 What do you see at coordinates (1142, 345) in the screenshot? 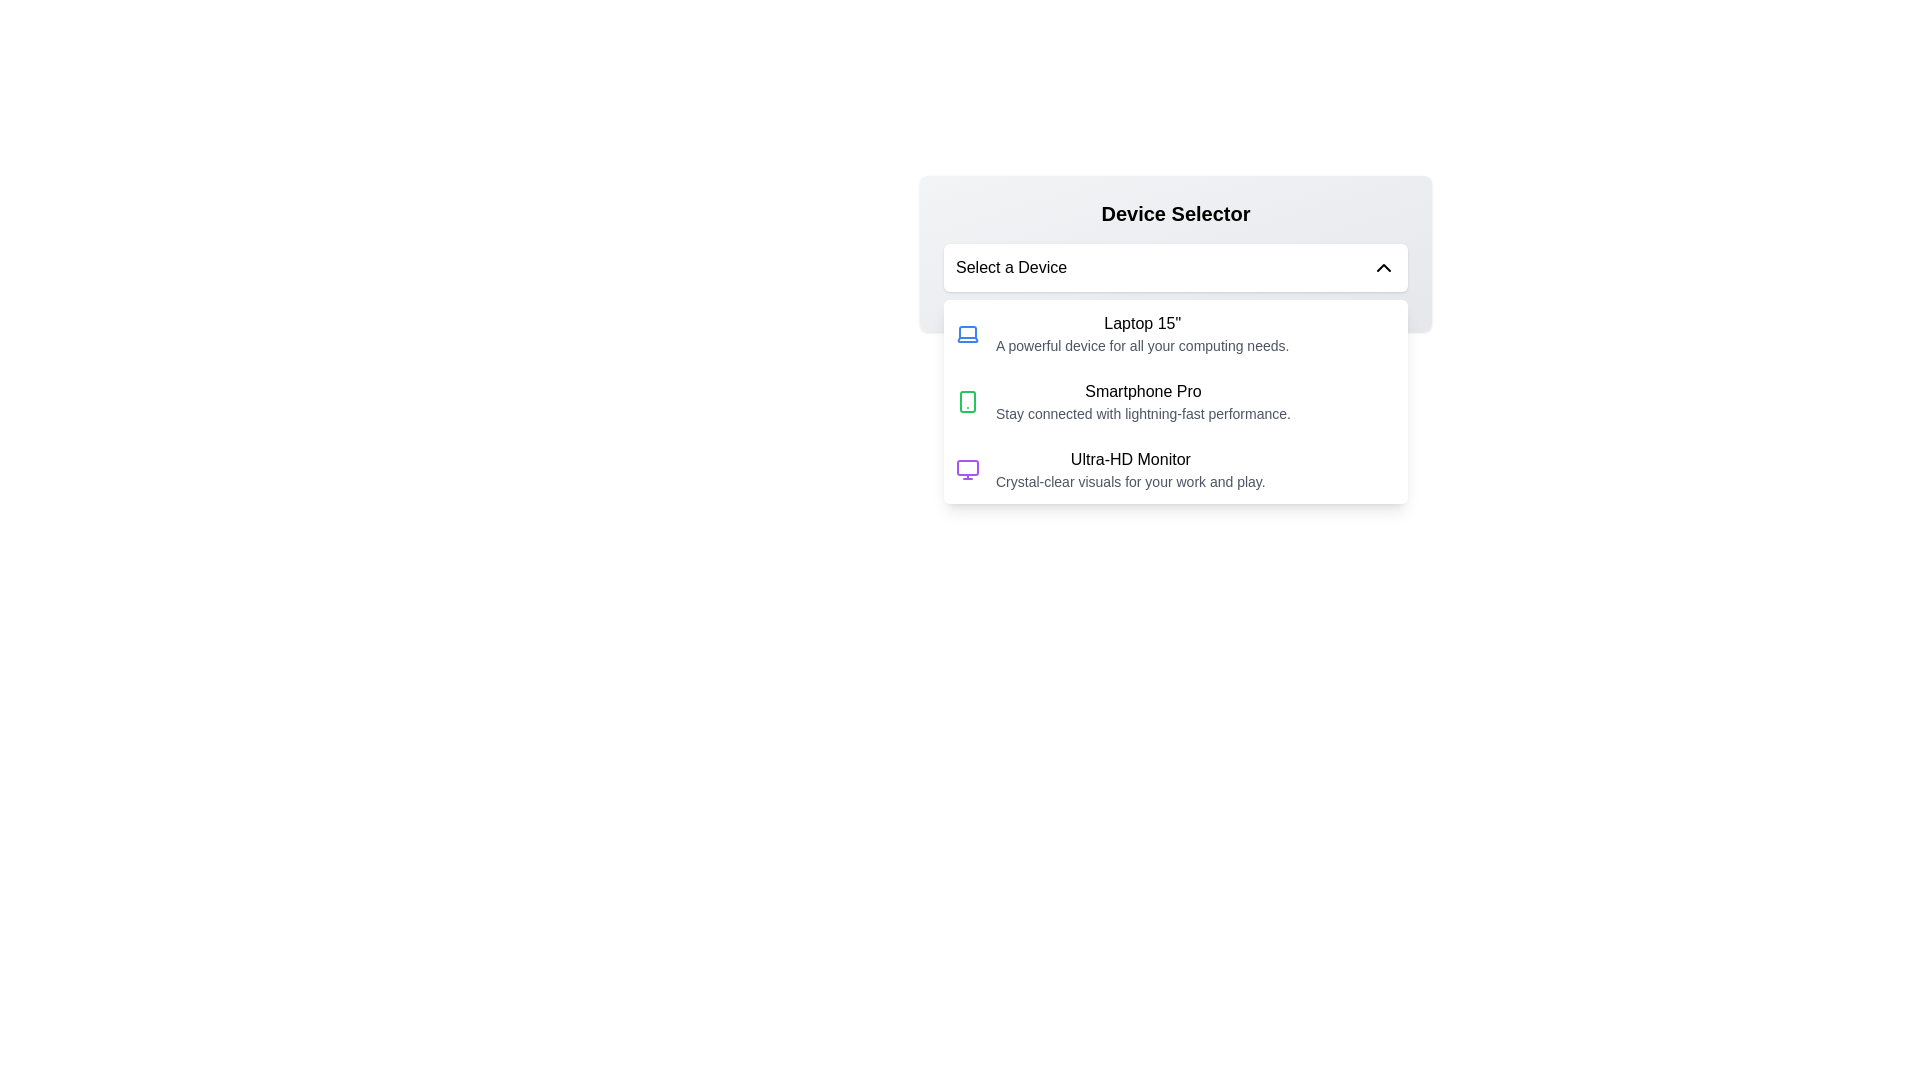
I see `descriptive text label that states 'A powerful device for all your computing needs.' which is located below the heading 'Laptop 15' in the 'Device Selector' dropdown menu` at bounding box center [1142, 345].